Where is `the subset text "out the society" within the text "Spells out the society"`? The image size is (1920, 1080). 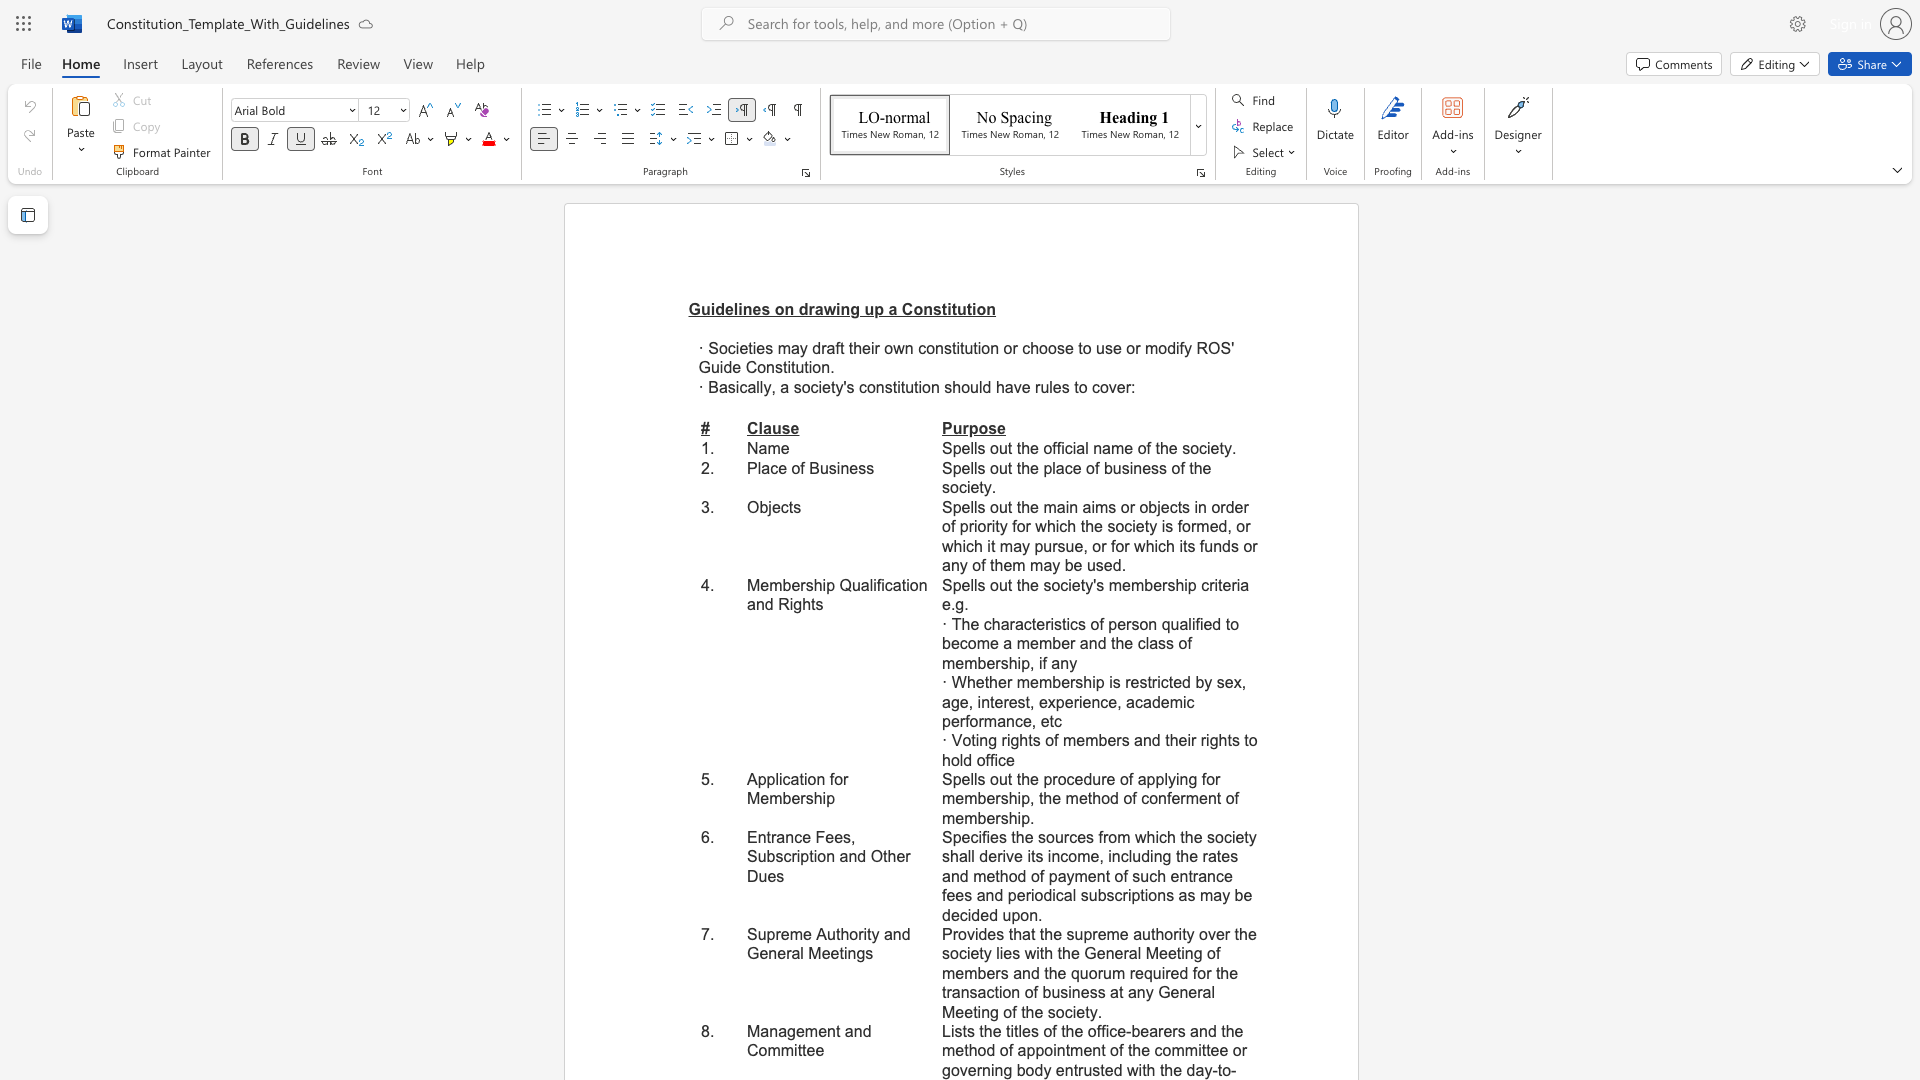 the subset text "out the society" within the text "Spells out the society" is located at coordinates (989, 585).